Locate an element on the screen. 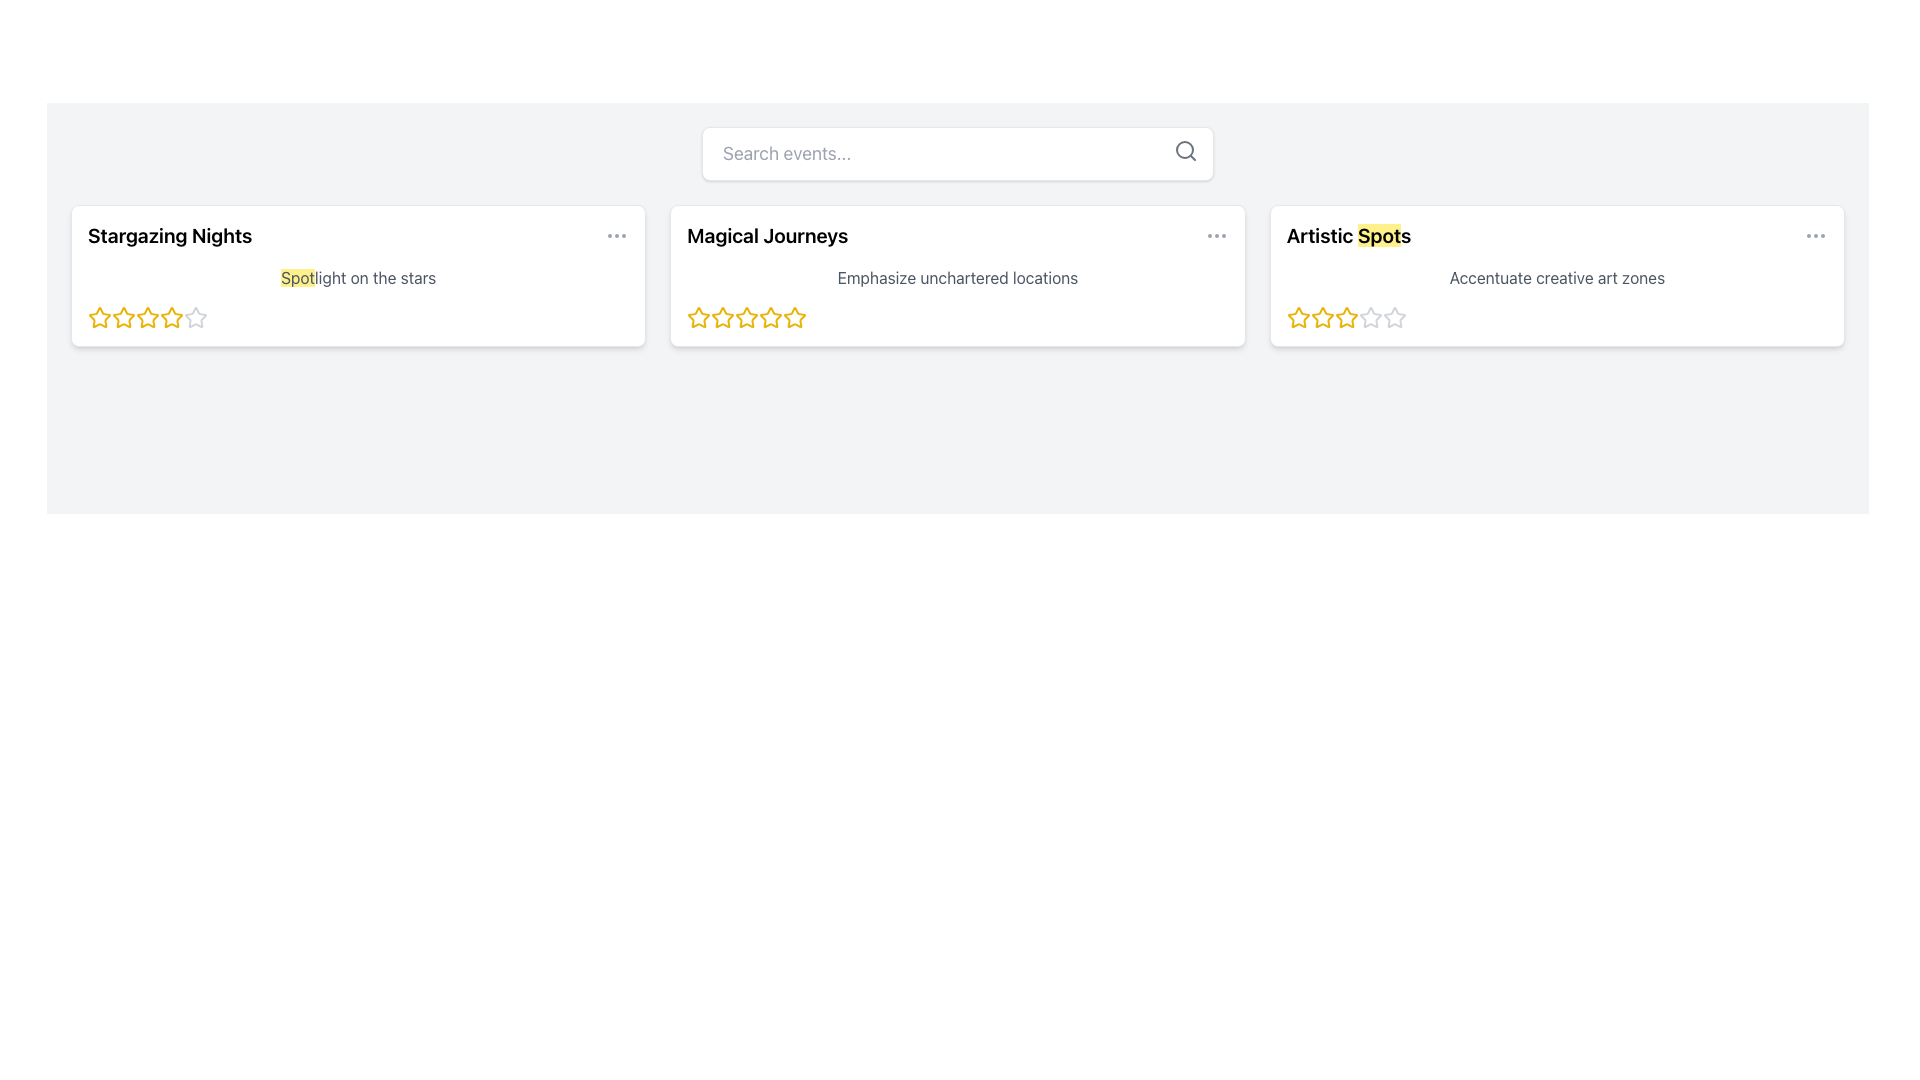 Image resolution: width=1920 pixels, height=1080 pixels. the first yellow-outlined star icon representing the rating feature for 'Artistic Spots' is located at coordinates (1298, 316).